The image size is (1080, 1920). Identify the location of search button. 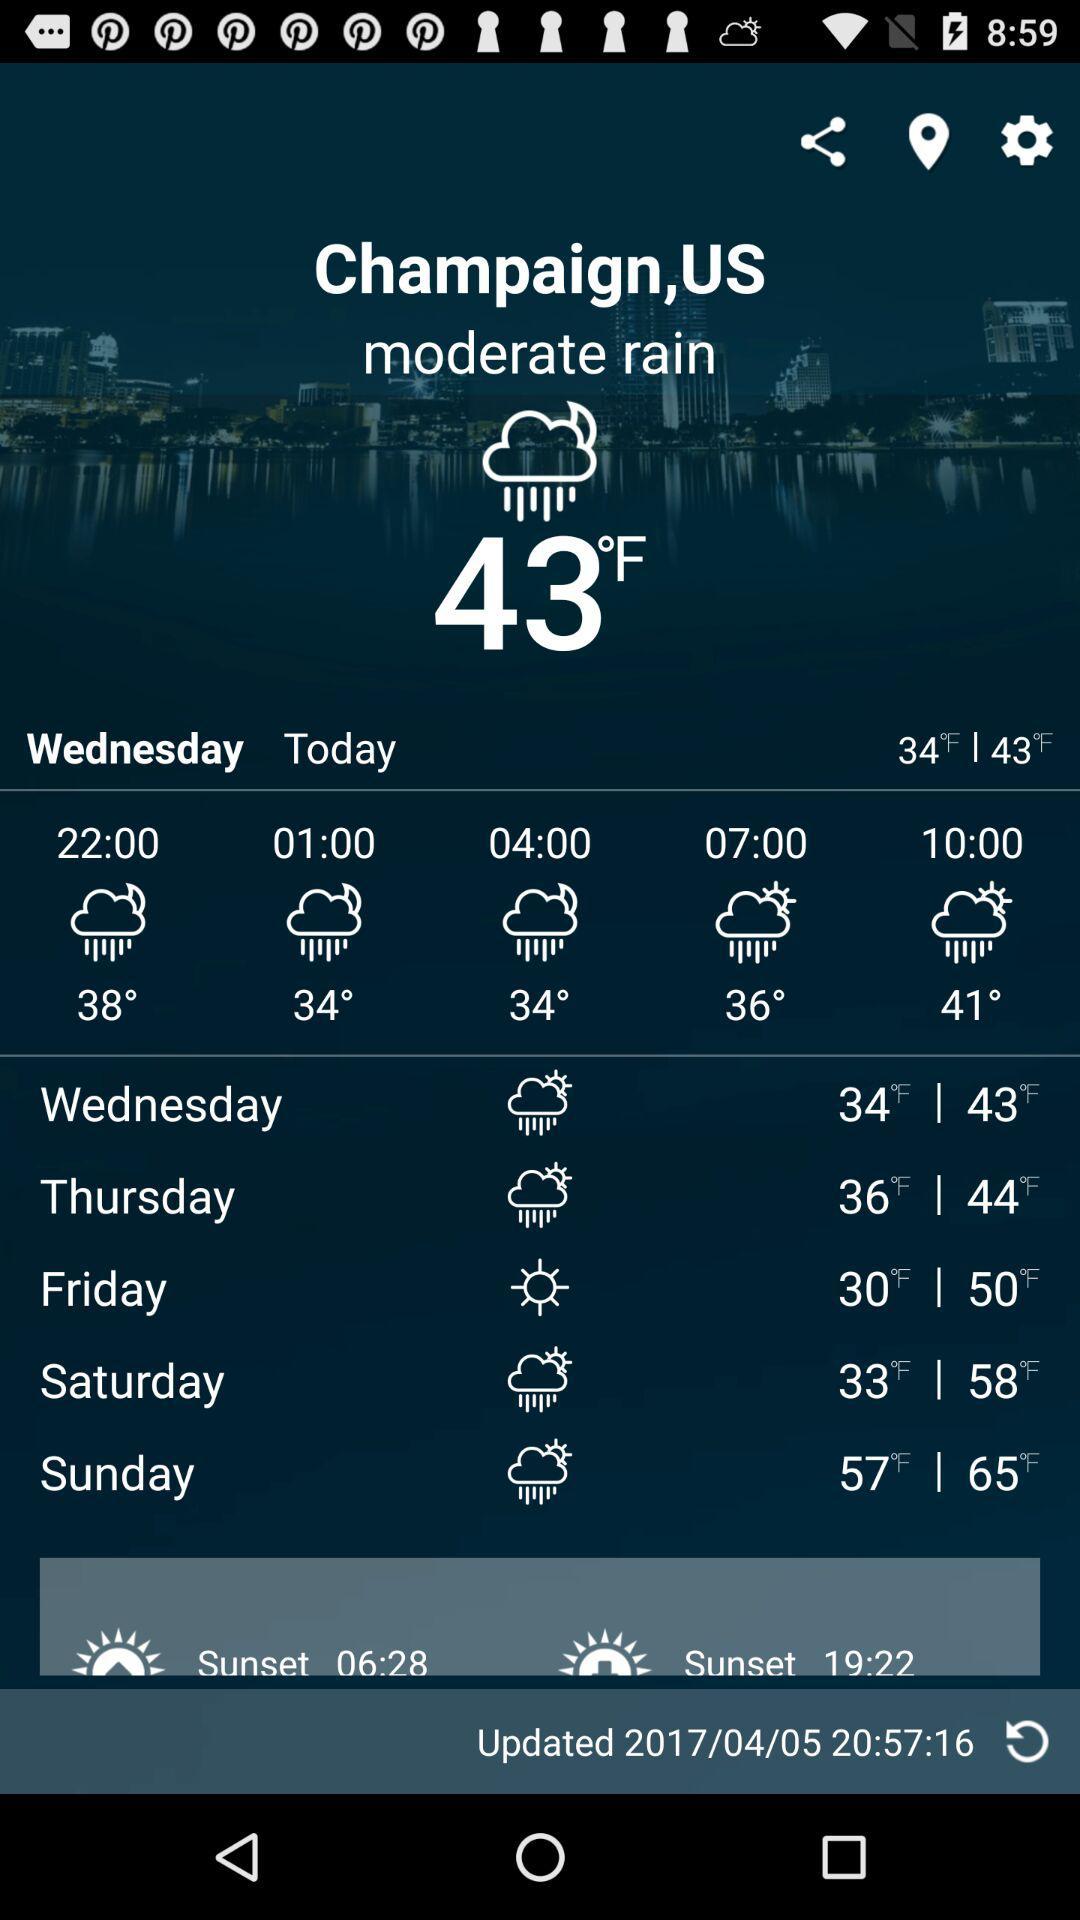
(928, 140).